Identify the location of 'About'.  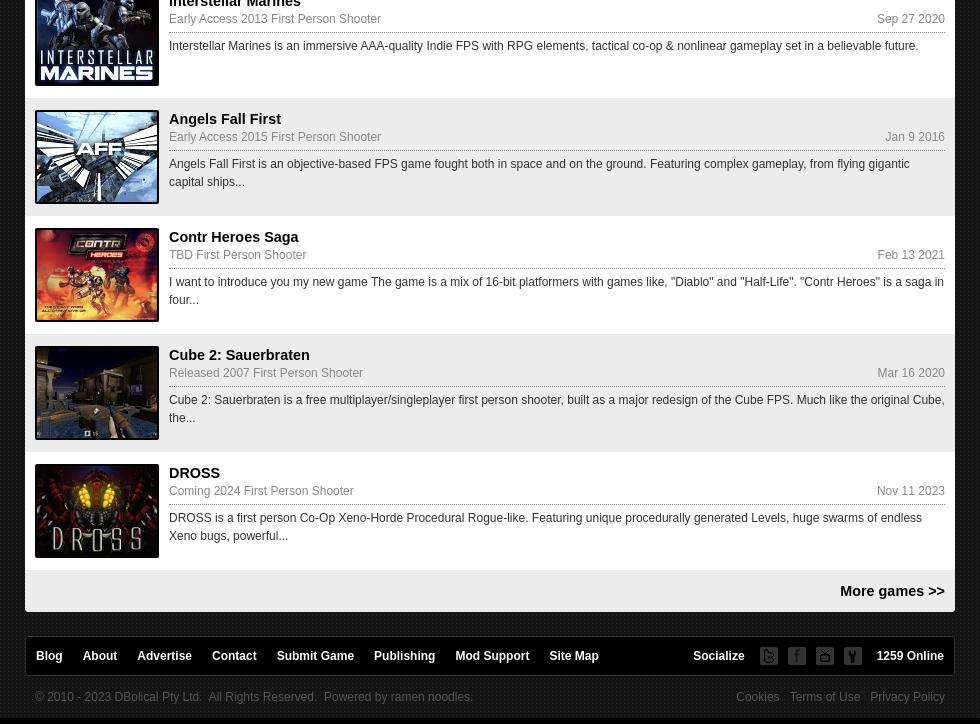
(82, 655).